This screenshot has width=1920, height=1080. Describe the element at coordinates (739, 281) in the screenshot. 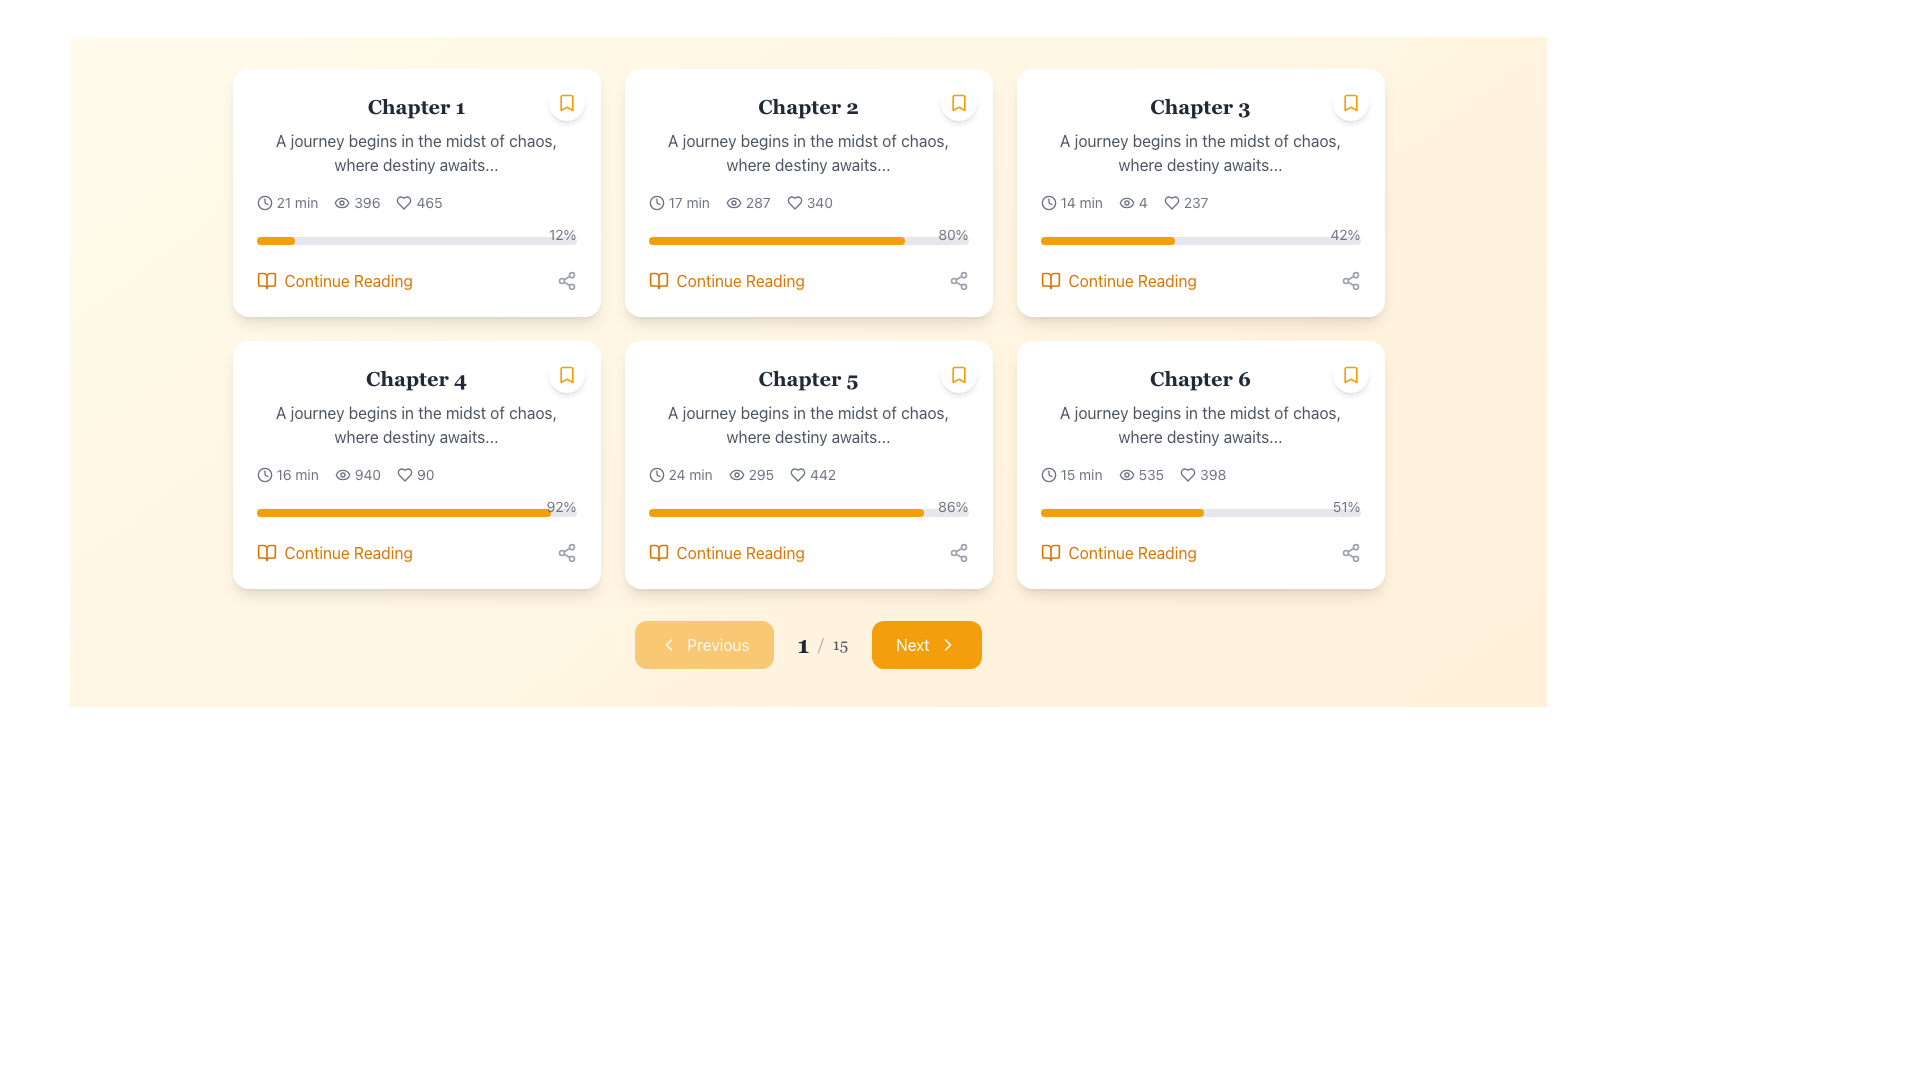

I see `the call-to-action button located at the bottom middle of the 'Chapter 2' card` at that location.